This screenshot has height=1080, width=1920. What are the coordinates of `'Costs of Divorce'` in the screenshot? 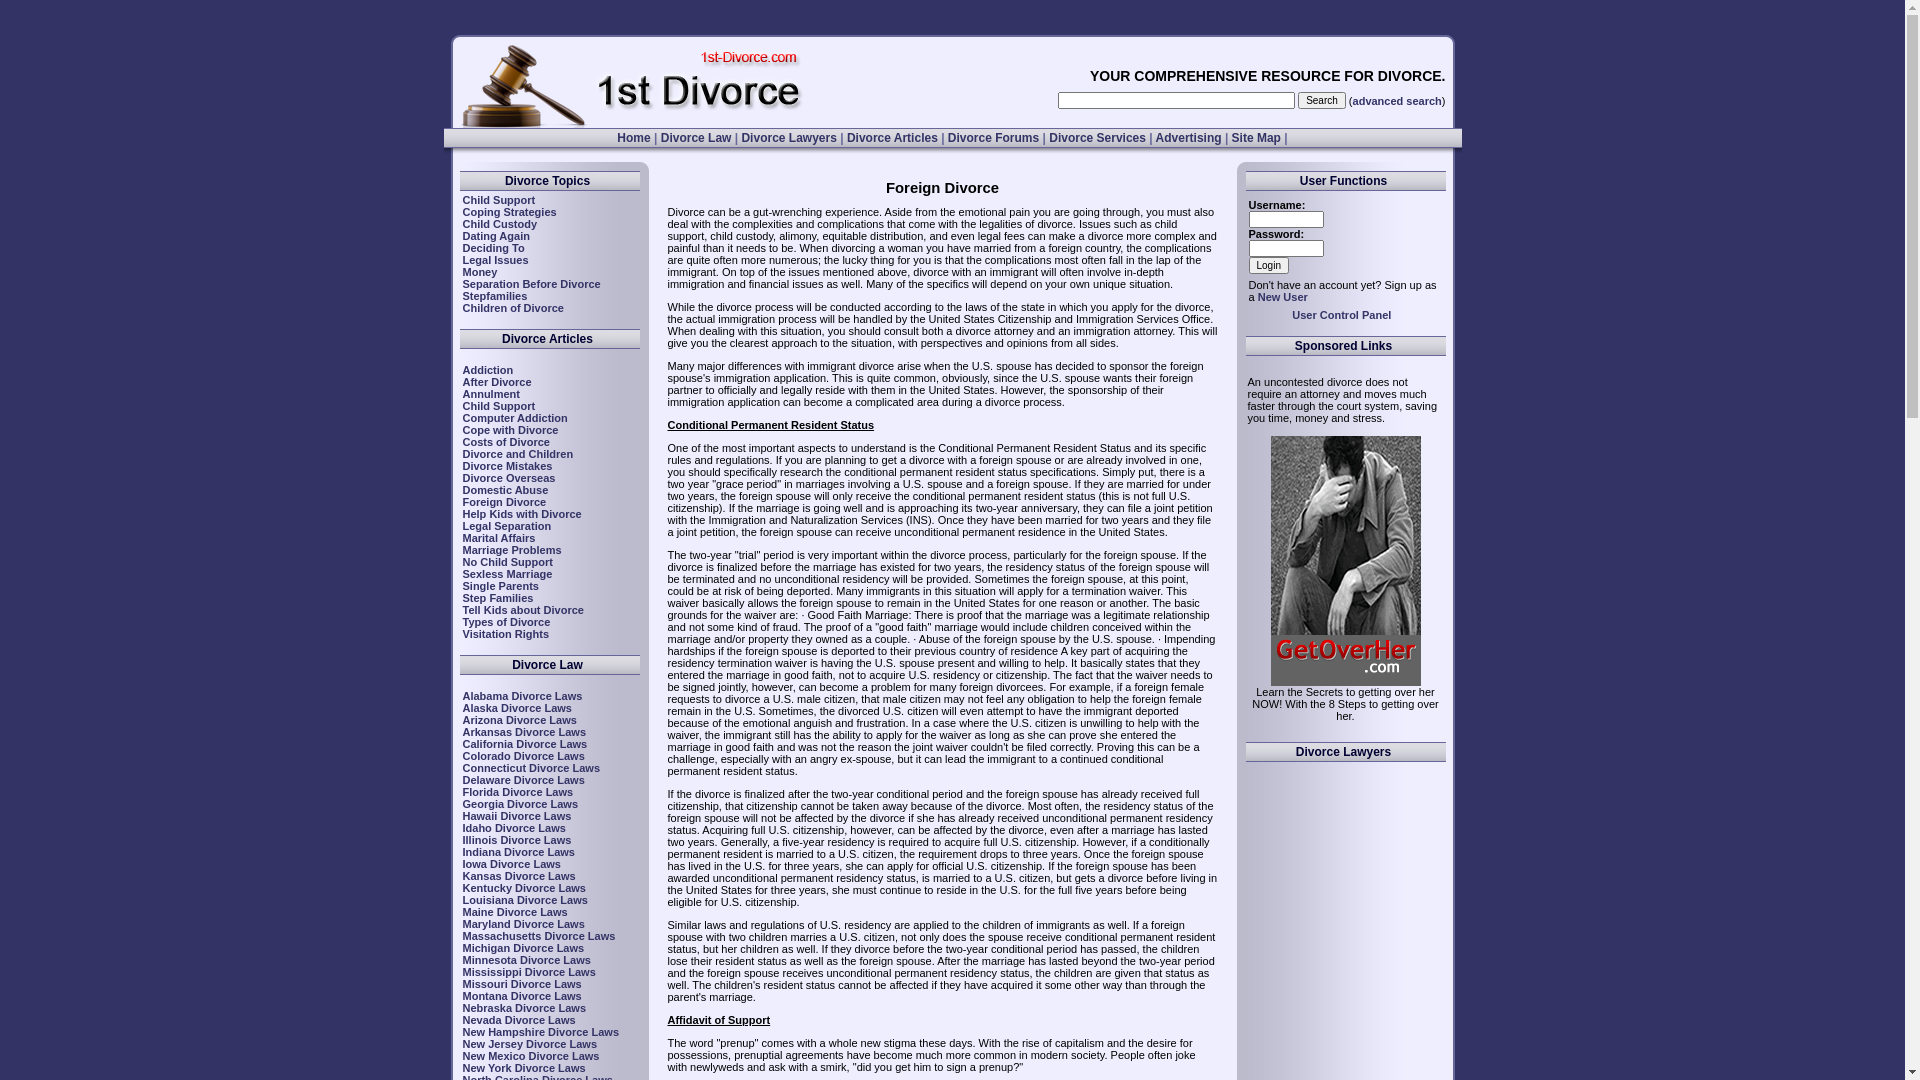 It's located at (505, 441).